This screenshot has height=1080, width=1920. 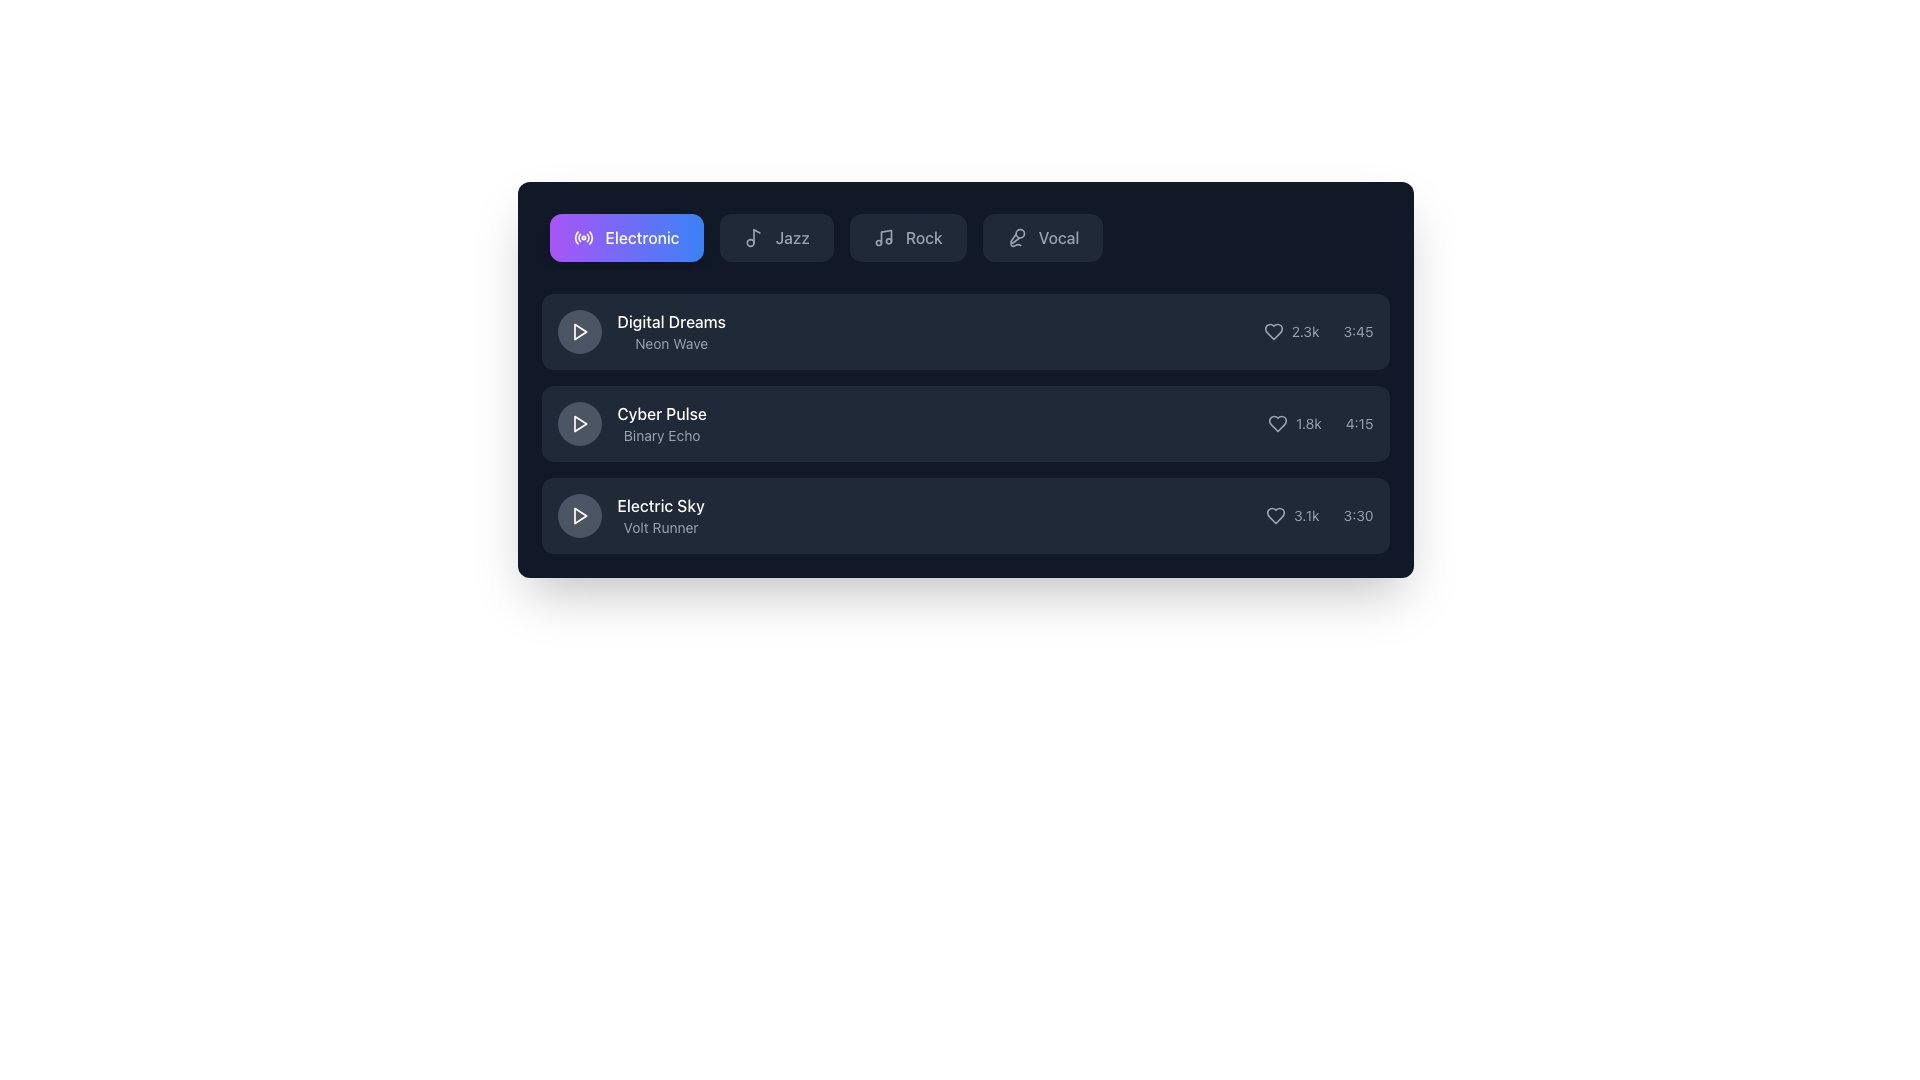 What do you see at coordinates (923, 237) in the screenshot?
I see `the 'Rock' genre text label within the interactive button in the horizontal navigation bar to filter content by the 'Rock' genre` at bounding box center [923, 237].